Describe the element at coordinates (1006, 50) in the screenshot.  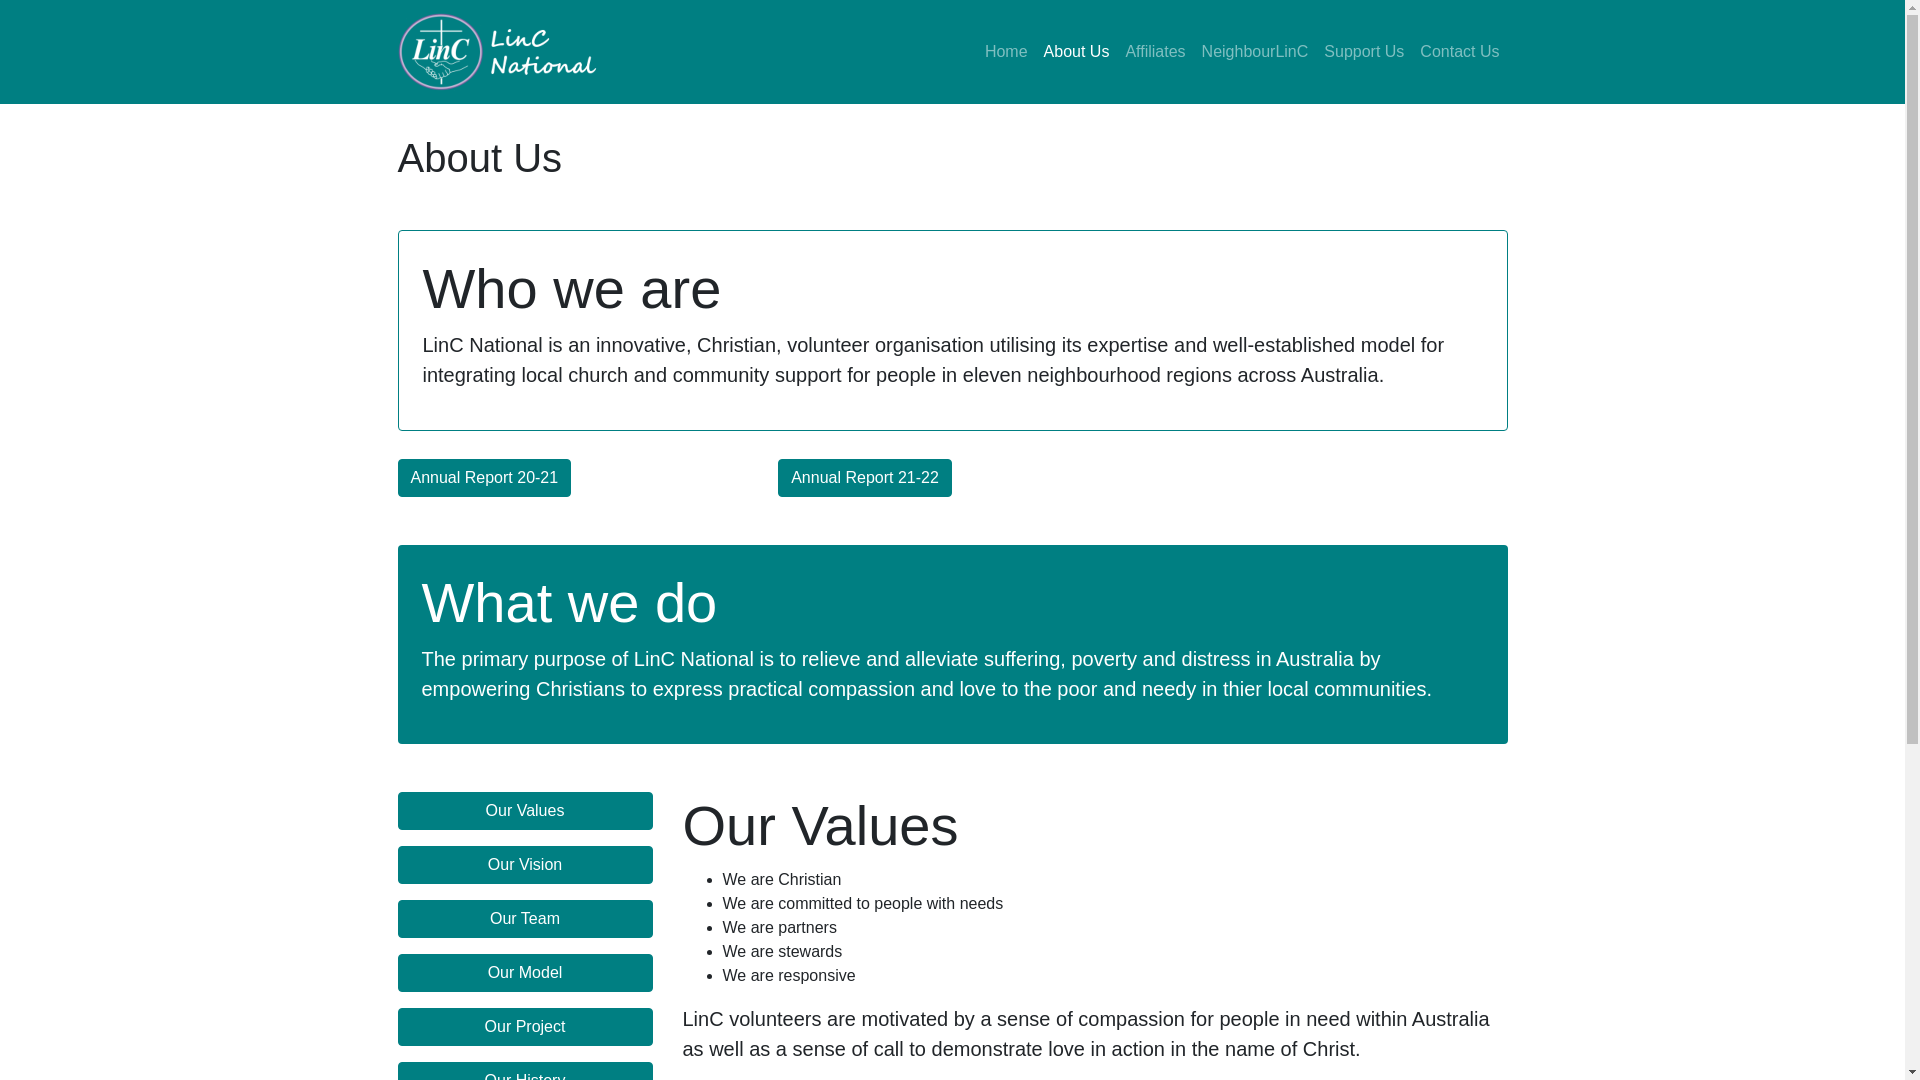
I see `'Home'` at that location.